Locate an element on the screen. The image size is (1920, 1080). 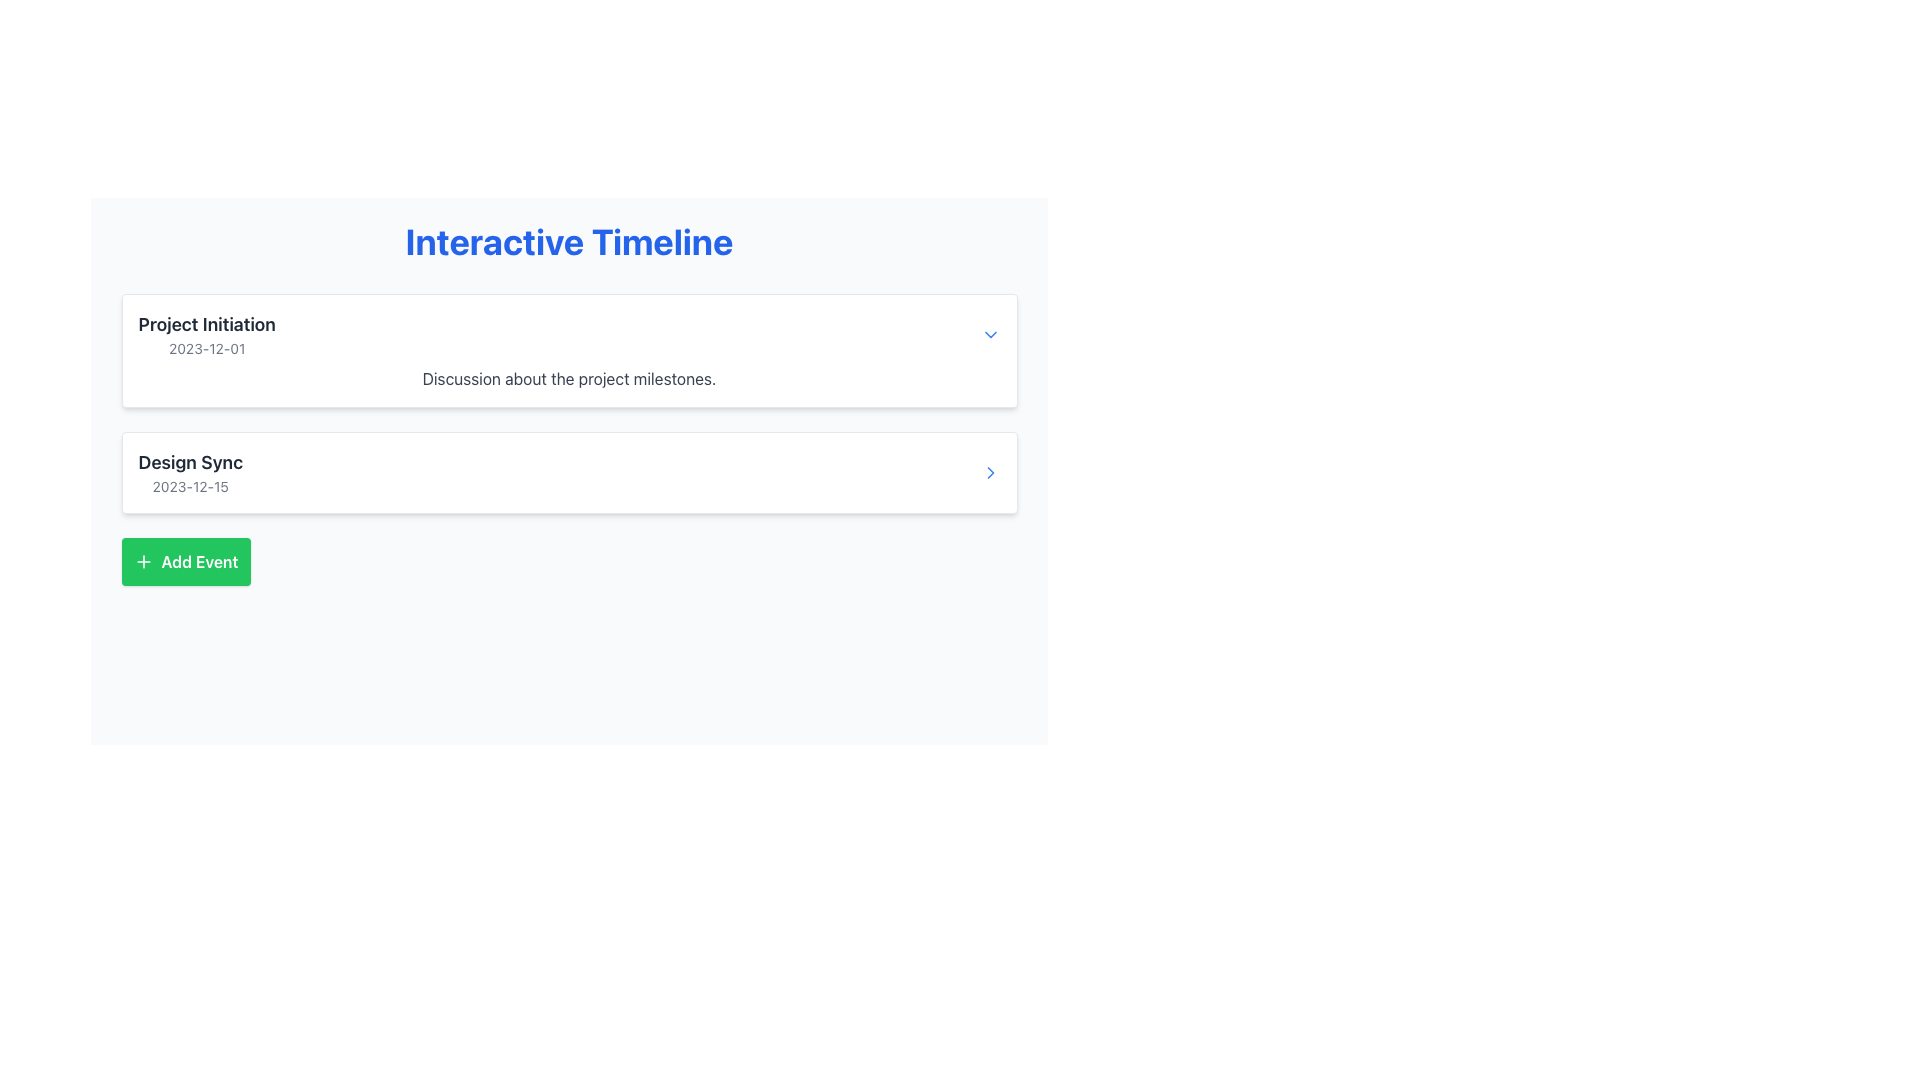
the button located at the bottom-left of the events section is located at coordinates (186, 562).